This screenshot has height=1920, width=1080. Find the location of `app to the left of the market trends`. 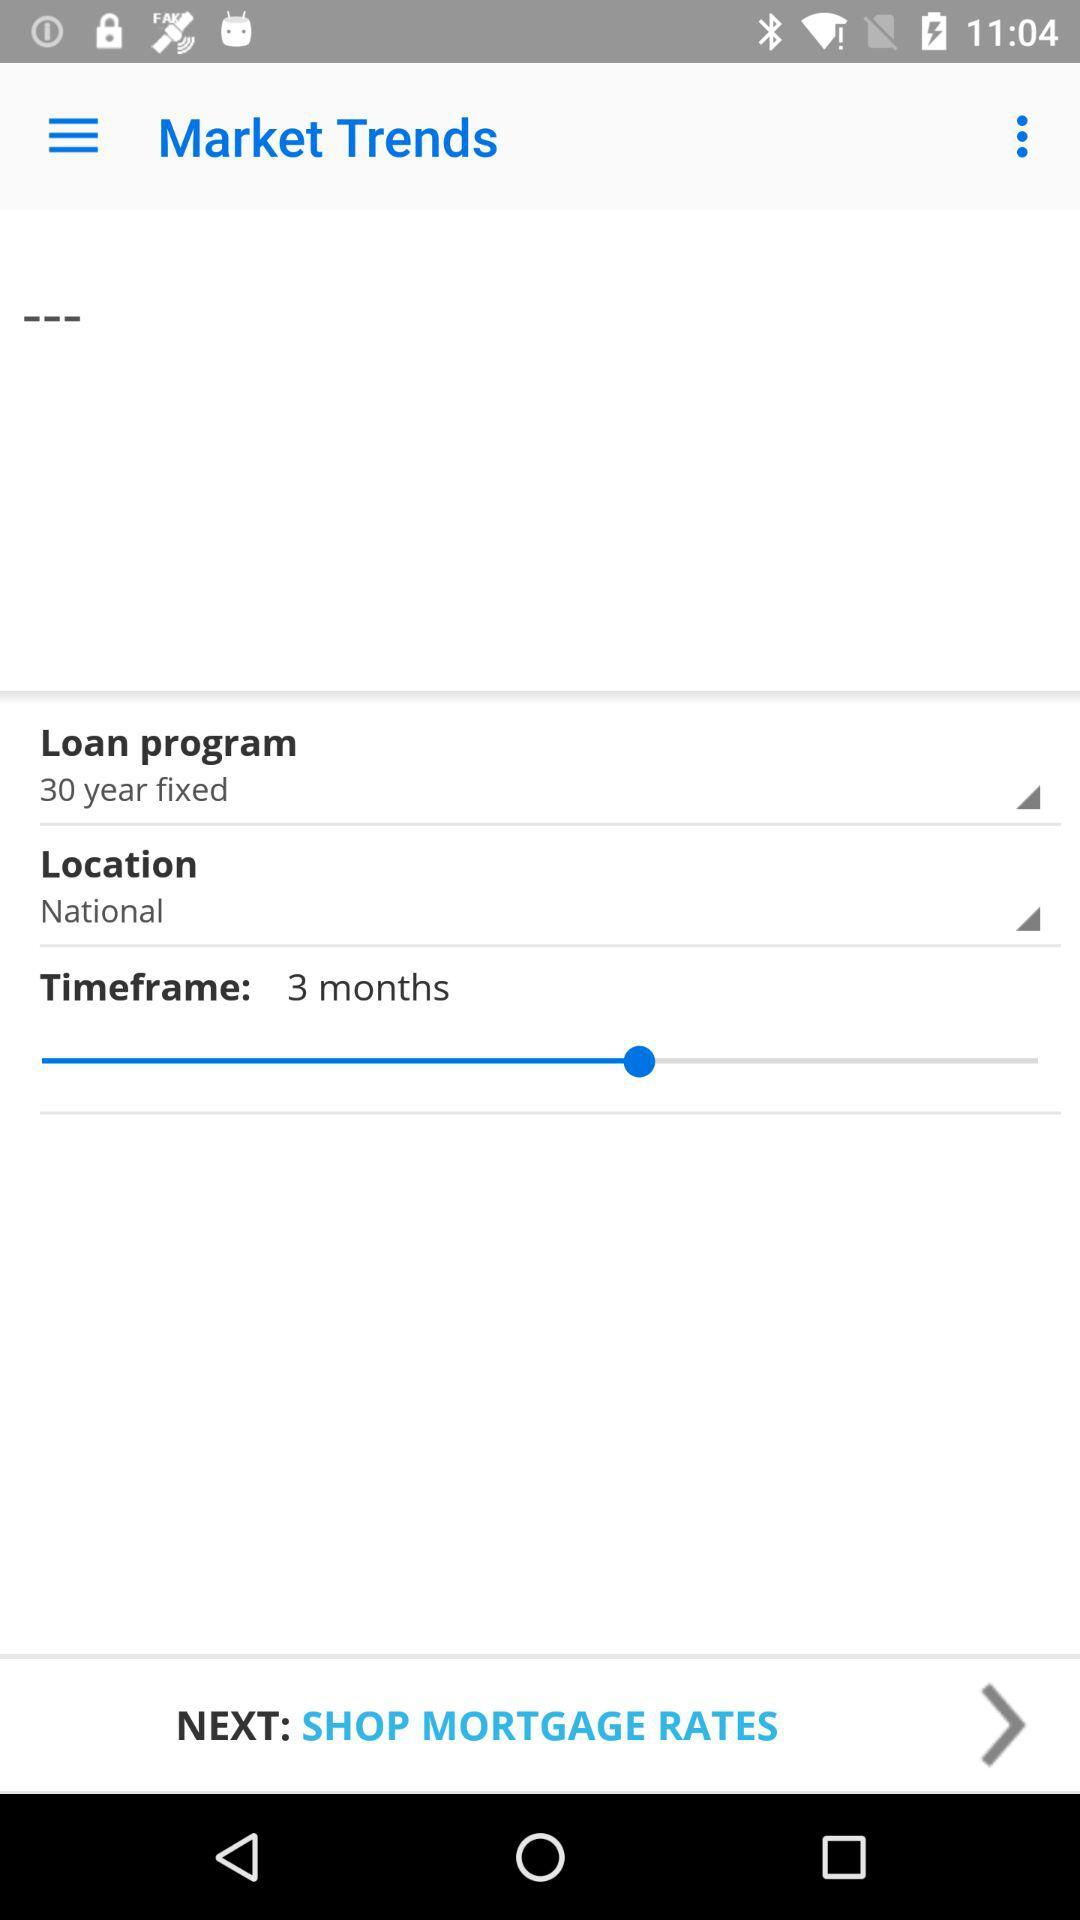

app to the left of the market trends is located at coordinates (72, 135).